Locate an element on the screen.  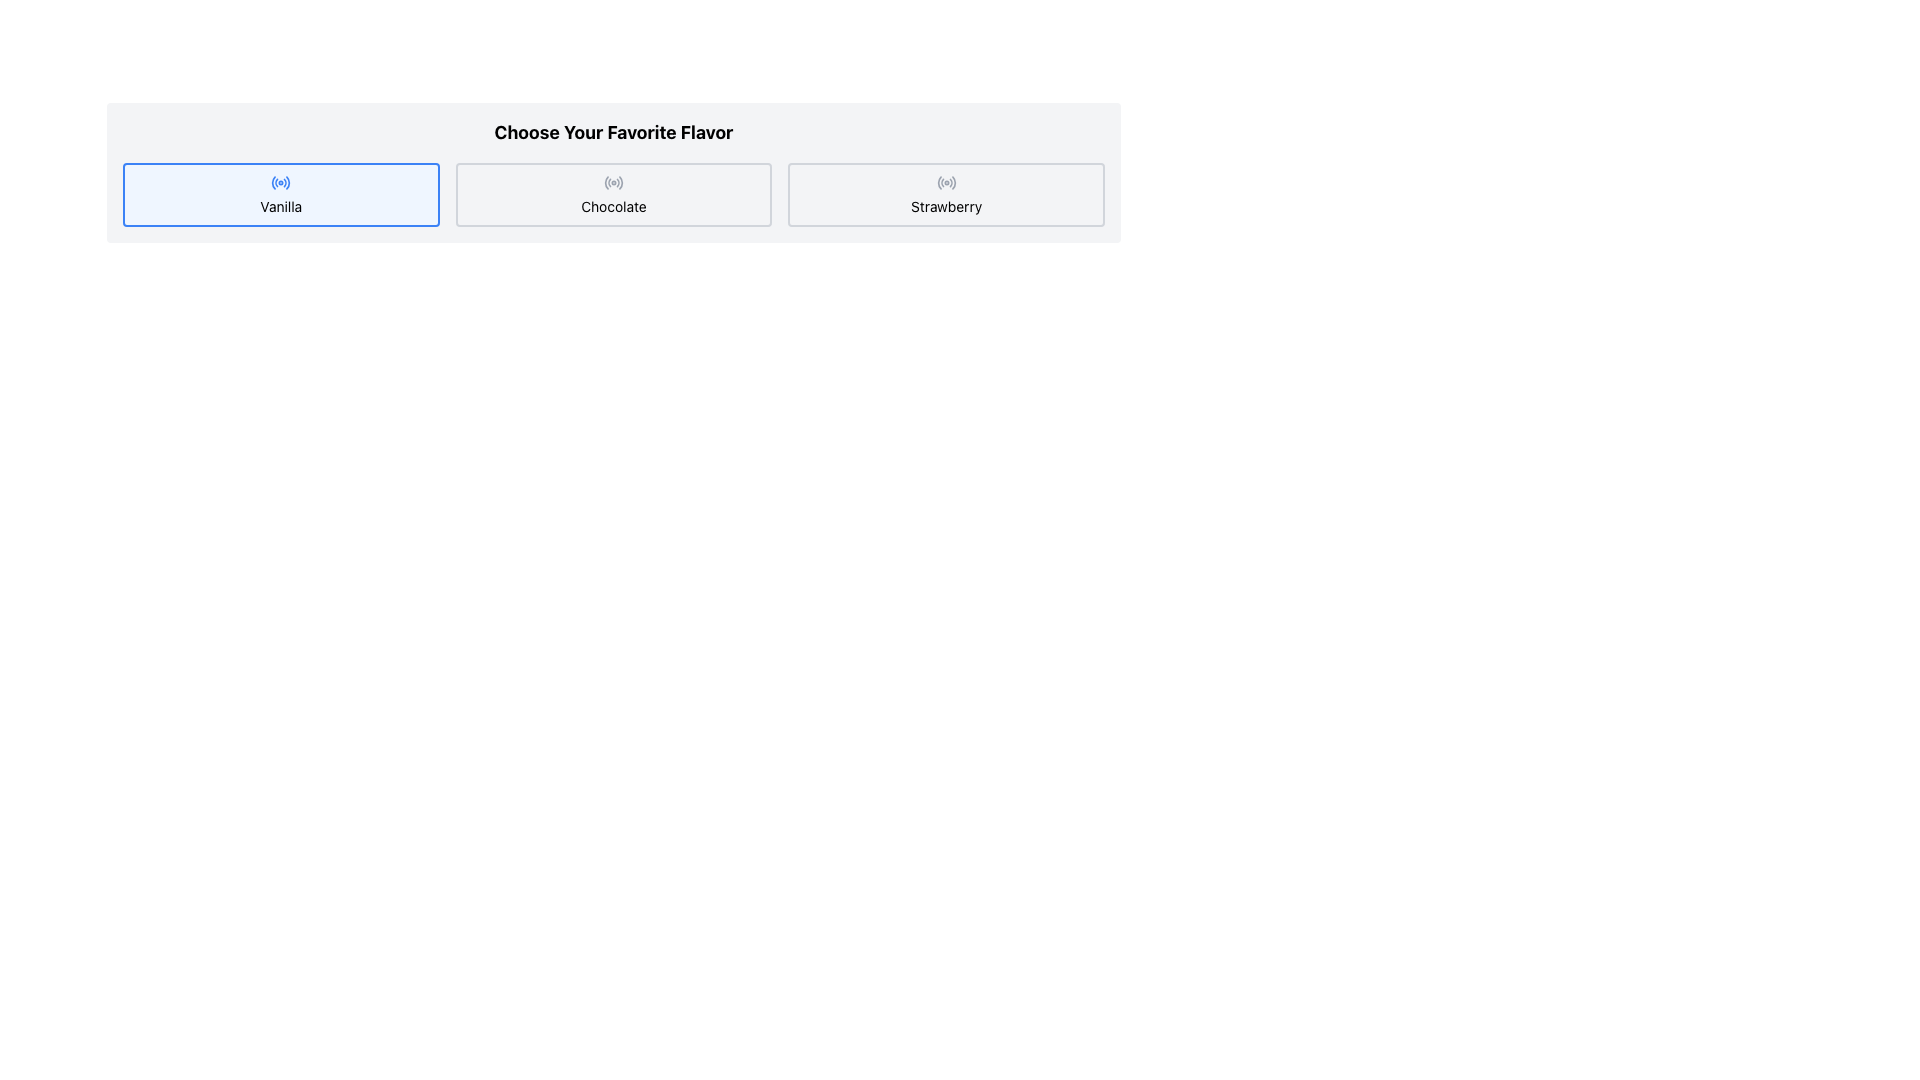
the outermost curved line (arc) with a thin gray stroke located in the top-right quadrant of the concentric arcs within the SVG graphic of the radio button icon for the 'Chocolate' flavor option is located at coordinates (620, 182).